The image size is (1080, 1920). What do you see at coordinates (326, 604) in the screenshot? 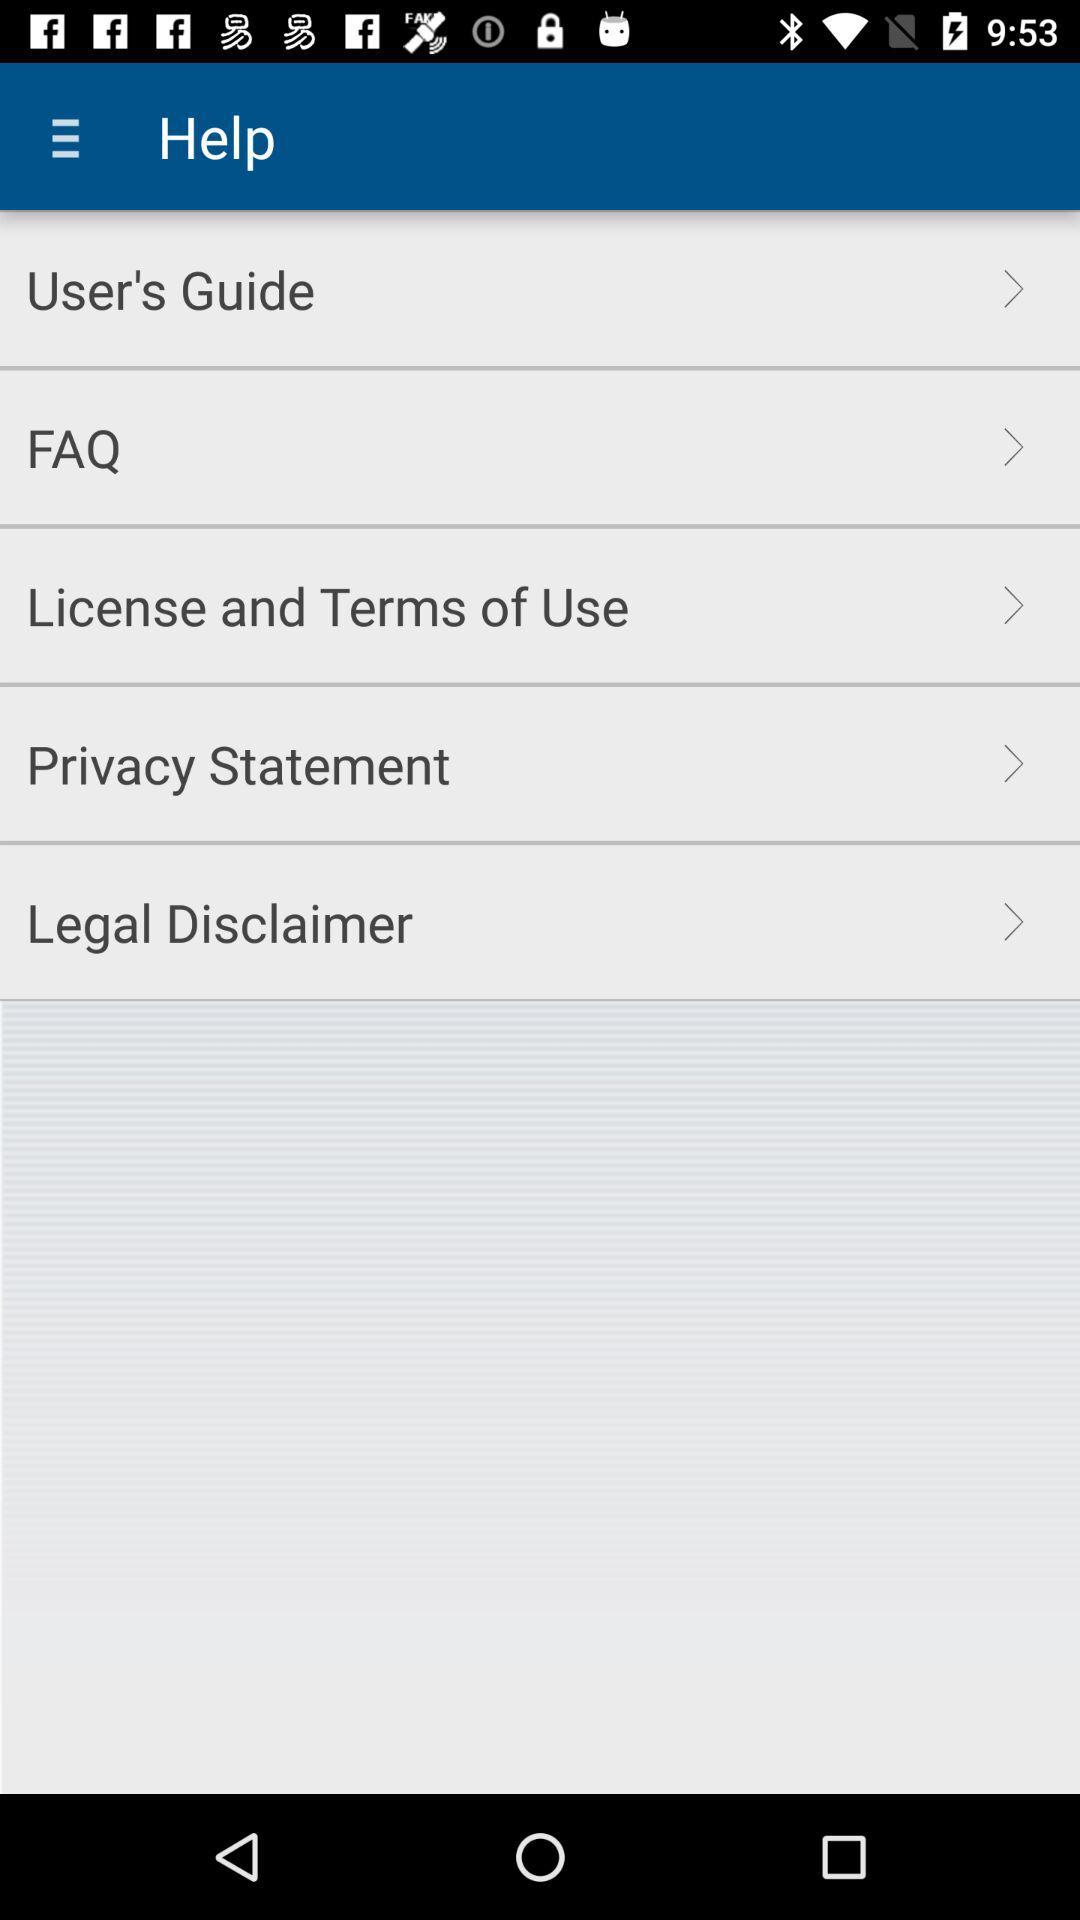
I see `the item above privacy statement item` at bounding box center [326, 604].